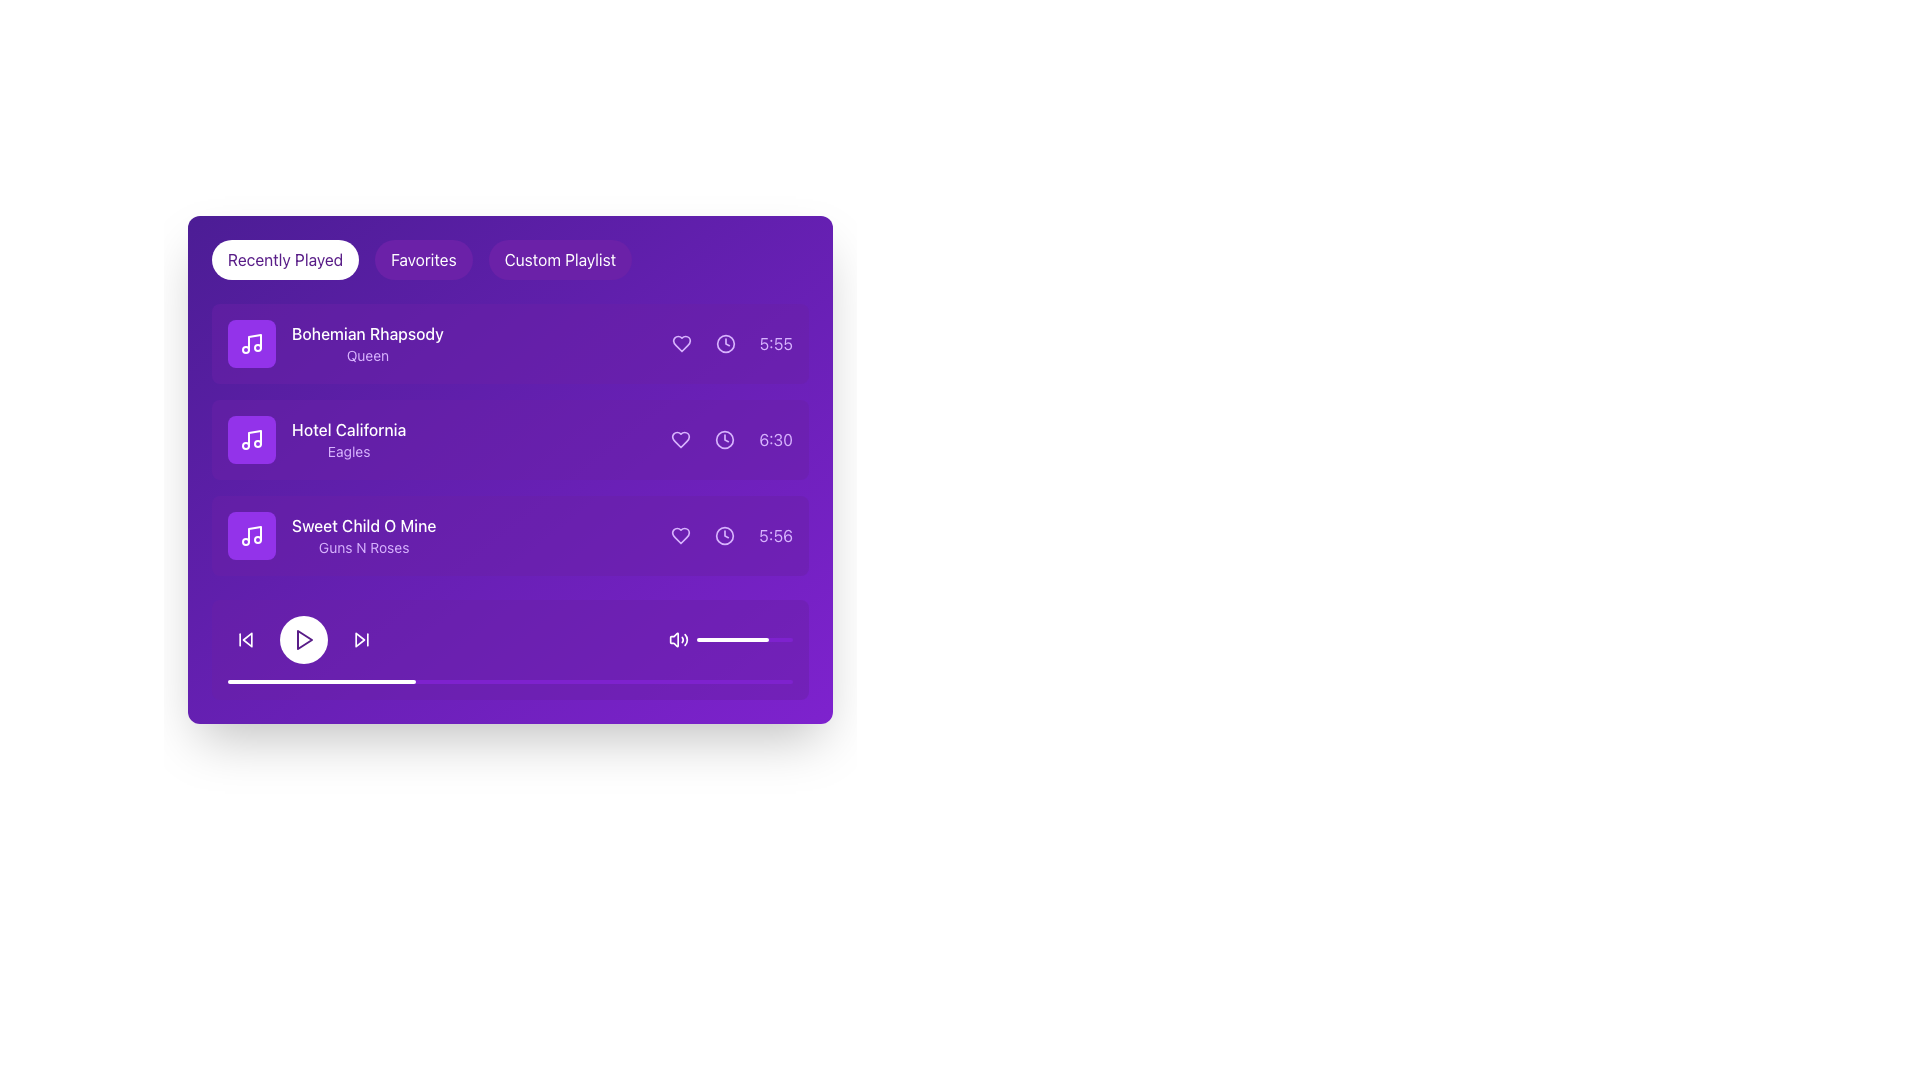  I want to click on the forward skip button icon, so click(361, 640).